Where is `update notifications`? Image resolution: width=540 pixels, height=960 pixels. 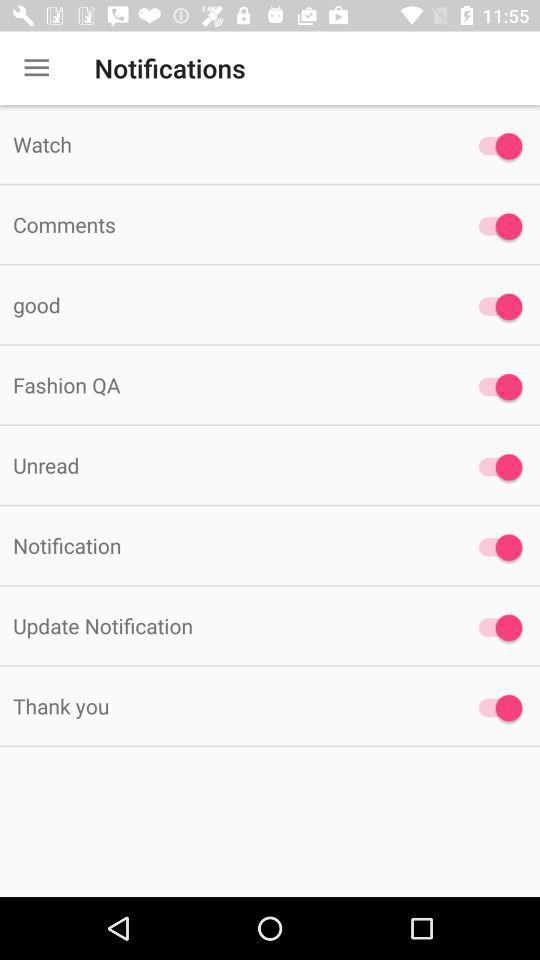
update notifications is located at coordinates (494, 626).